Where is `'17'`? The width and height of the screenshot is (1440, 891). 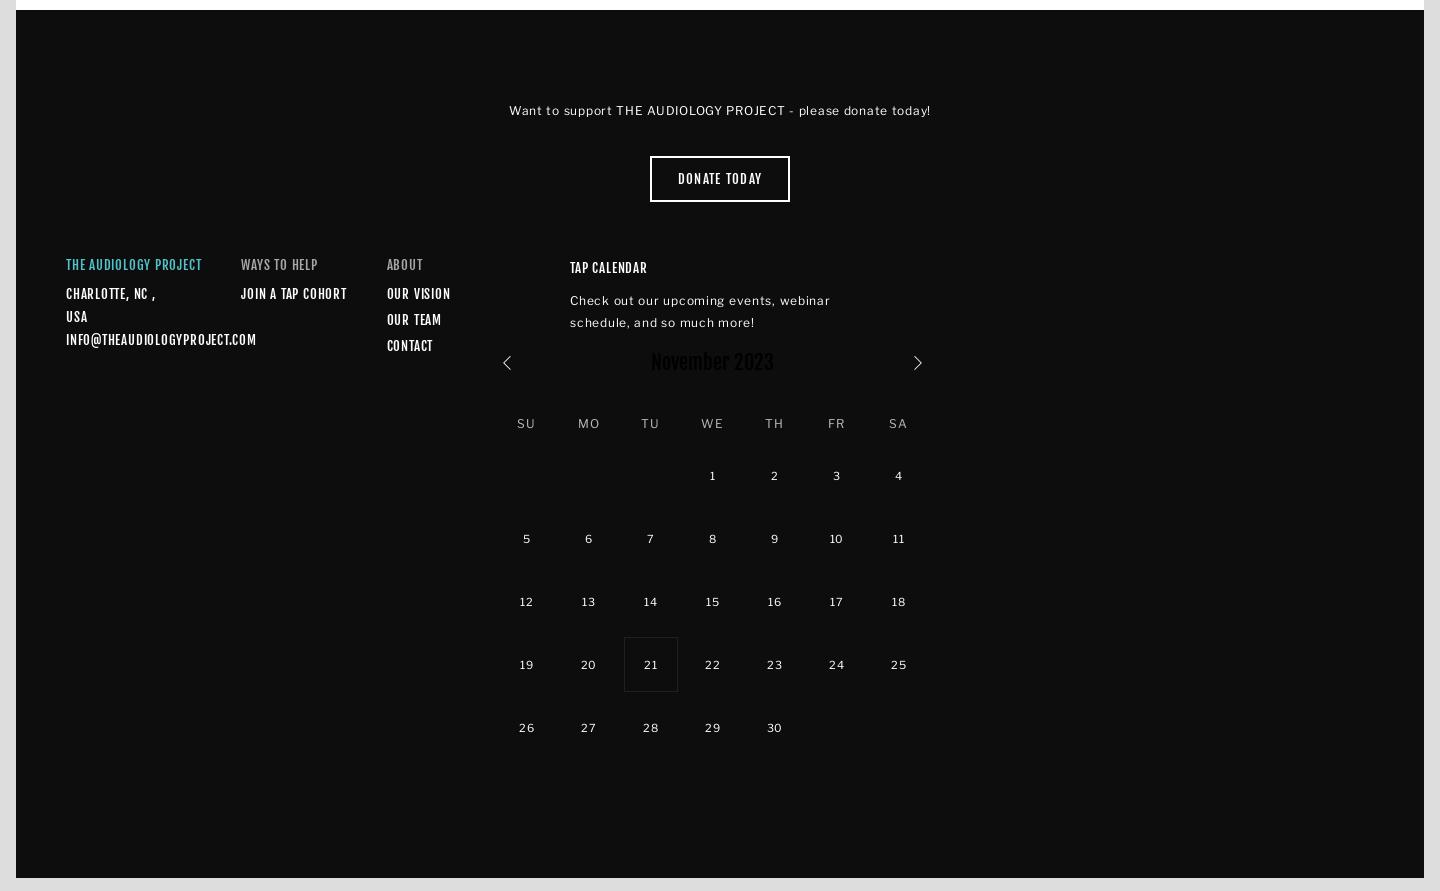
'17' is located at coordinates (836, 600).